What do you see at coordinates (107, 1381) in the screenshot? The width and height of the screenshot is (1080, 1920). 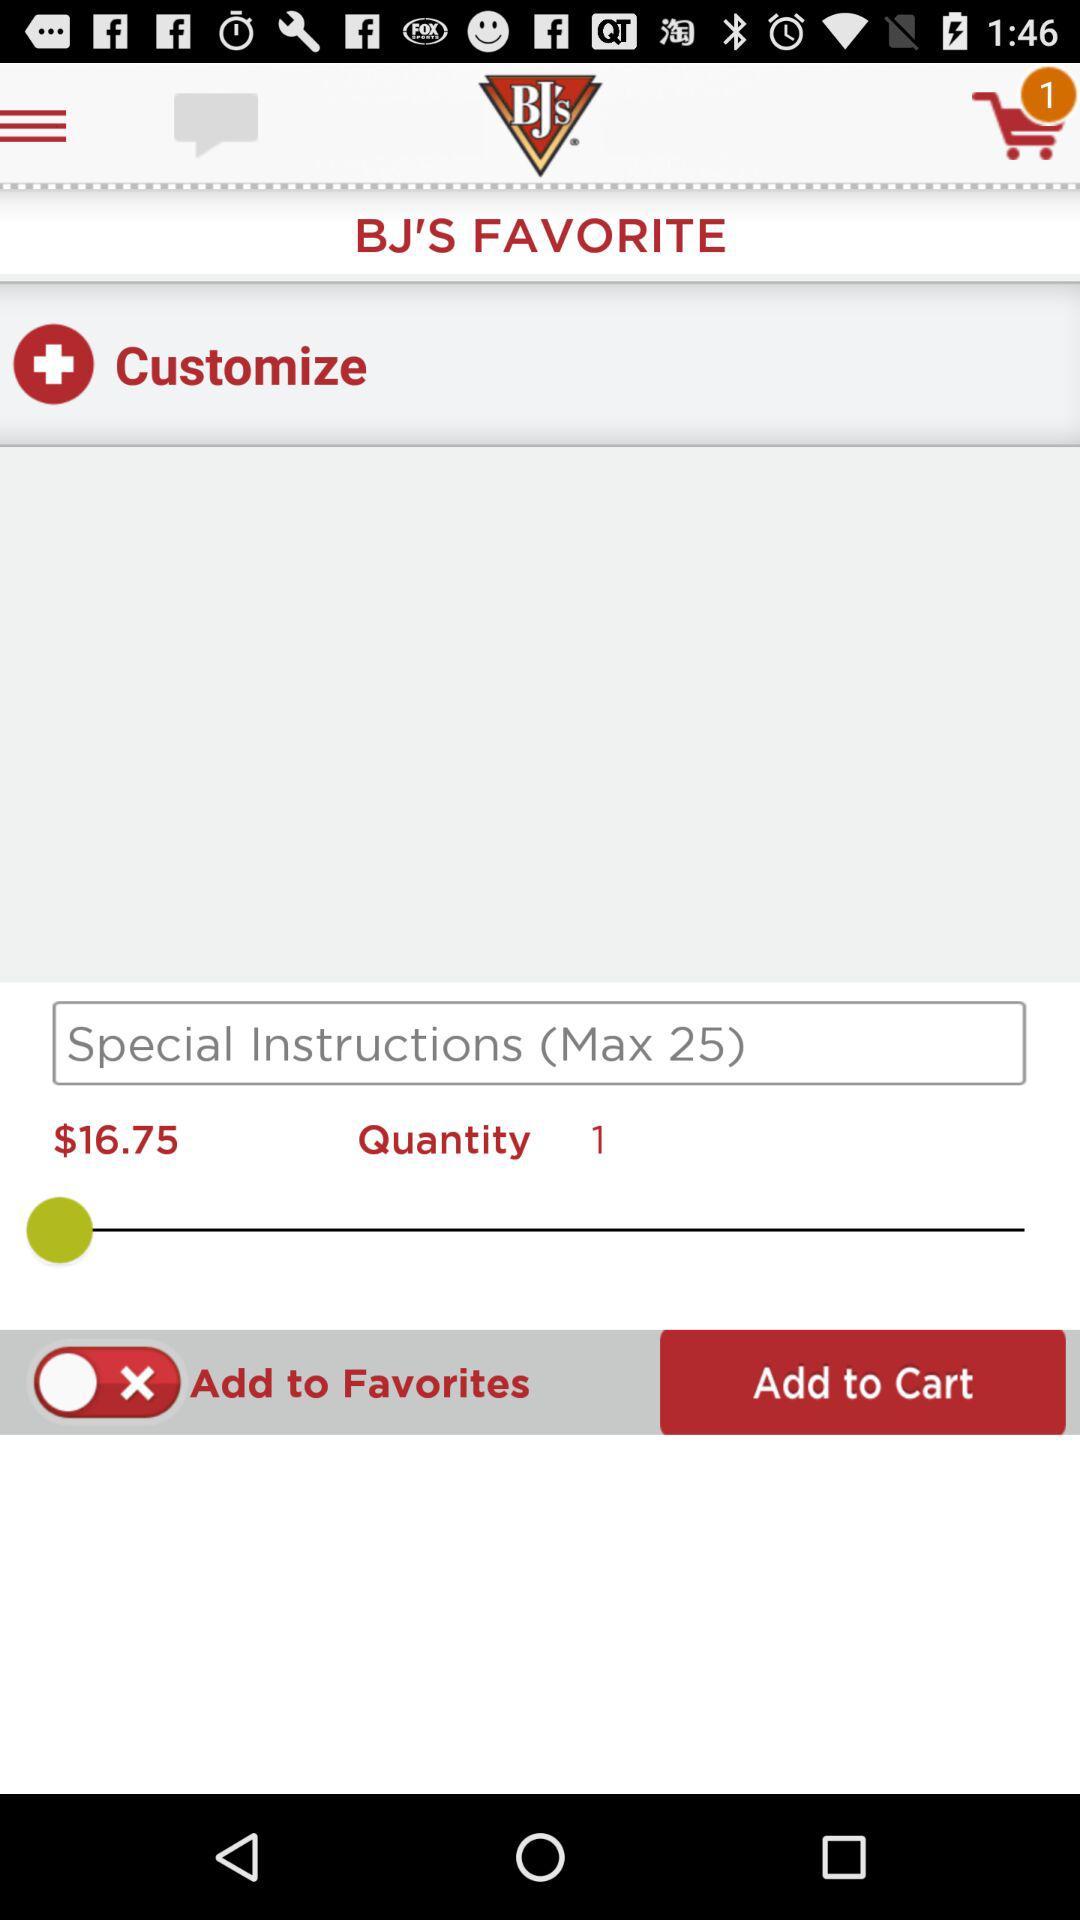 I see `add to favorites` at bounding box center [107, 1381].